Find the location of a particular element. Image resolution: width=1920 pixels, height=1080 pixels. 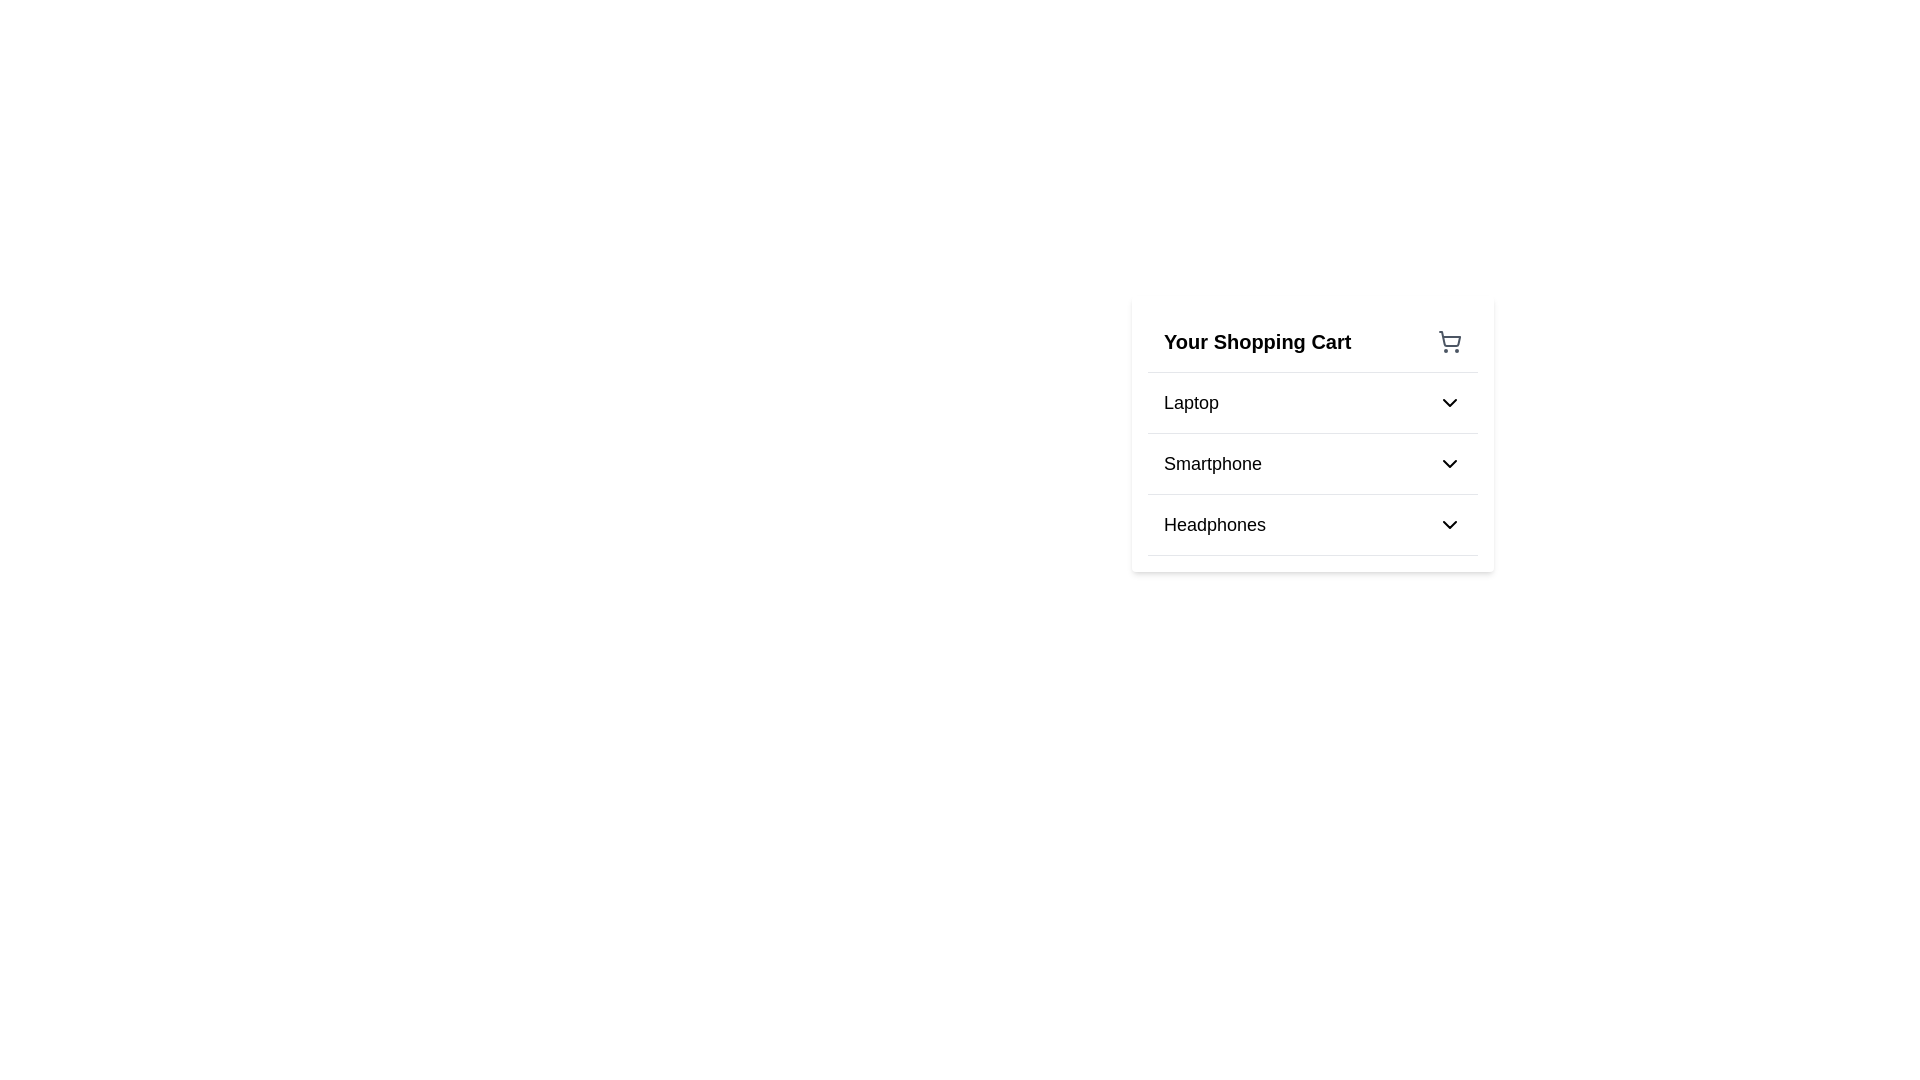

to select or expand the third item in the shopping cart labeled 'Headphones', located in the bottom-right of the interface is located at coordinates (1313, 523).